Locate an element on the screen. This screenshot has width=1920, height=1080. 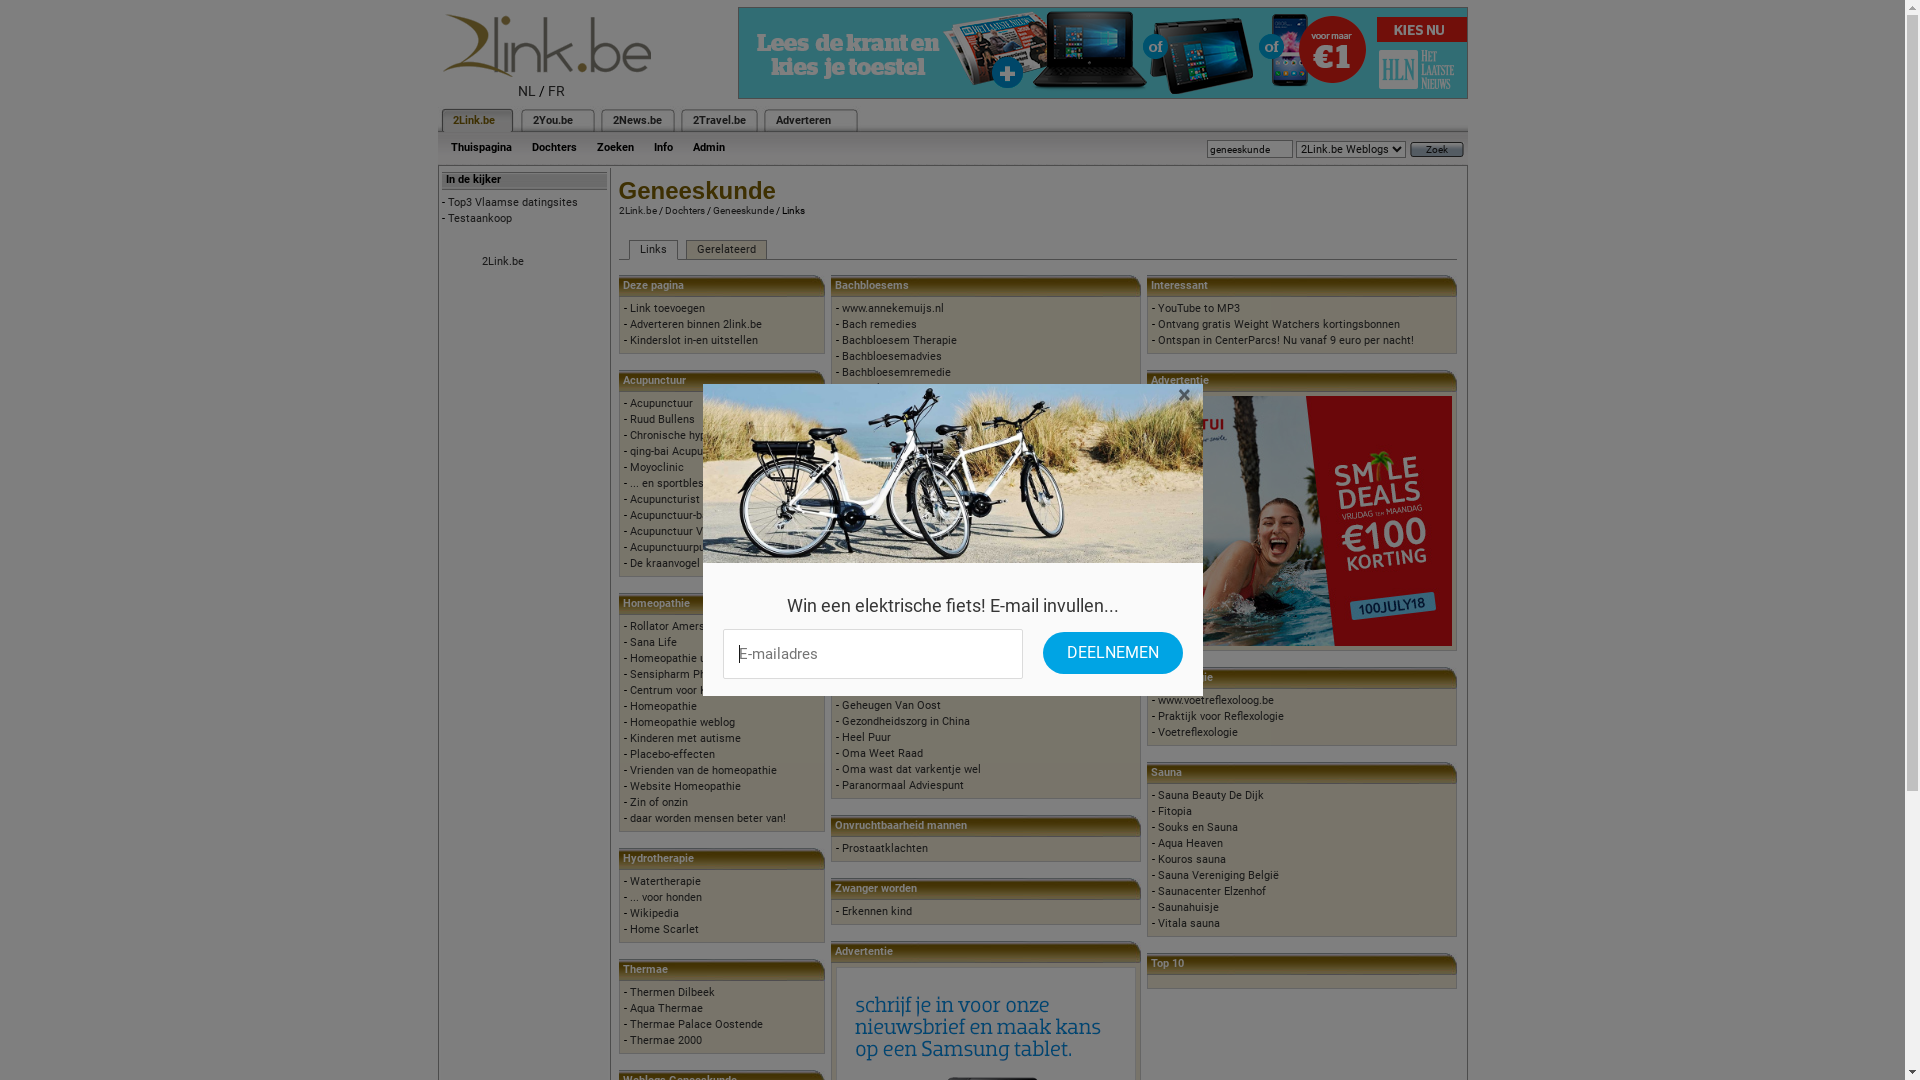
'Prostaatklachten' is located at coordinates (841, 848).